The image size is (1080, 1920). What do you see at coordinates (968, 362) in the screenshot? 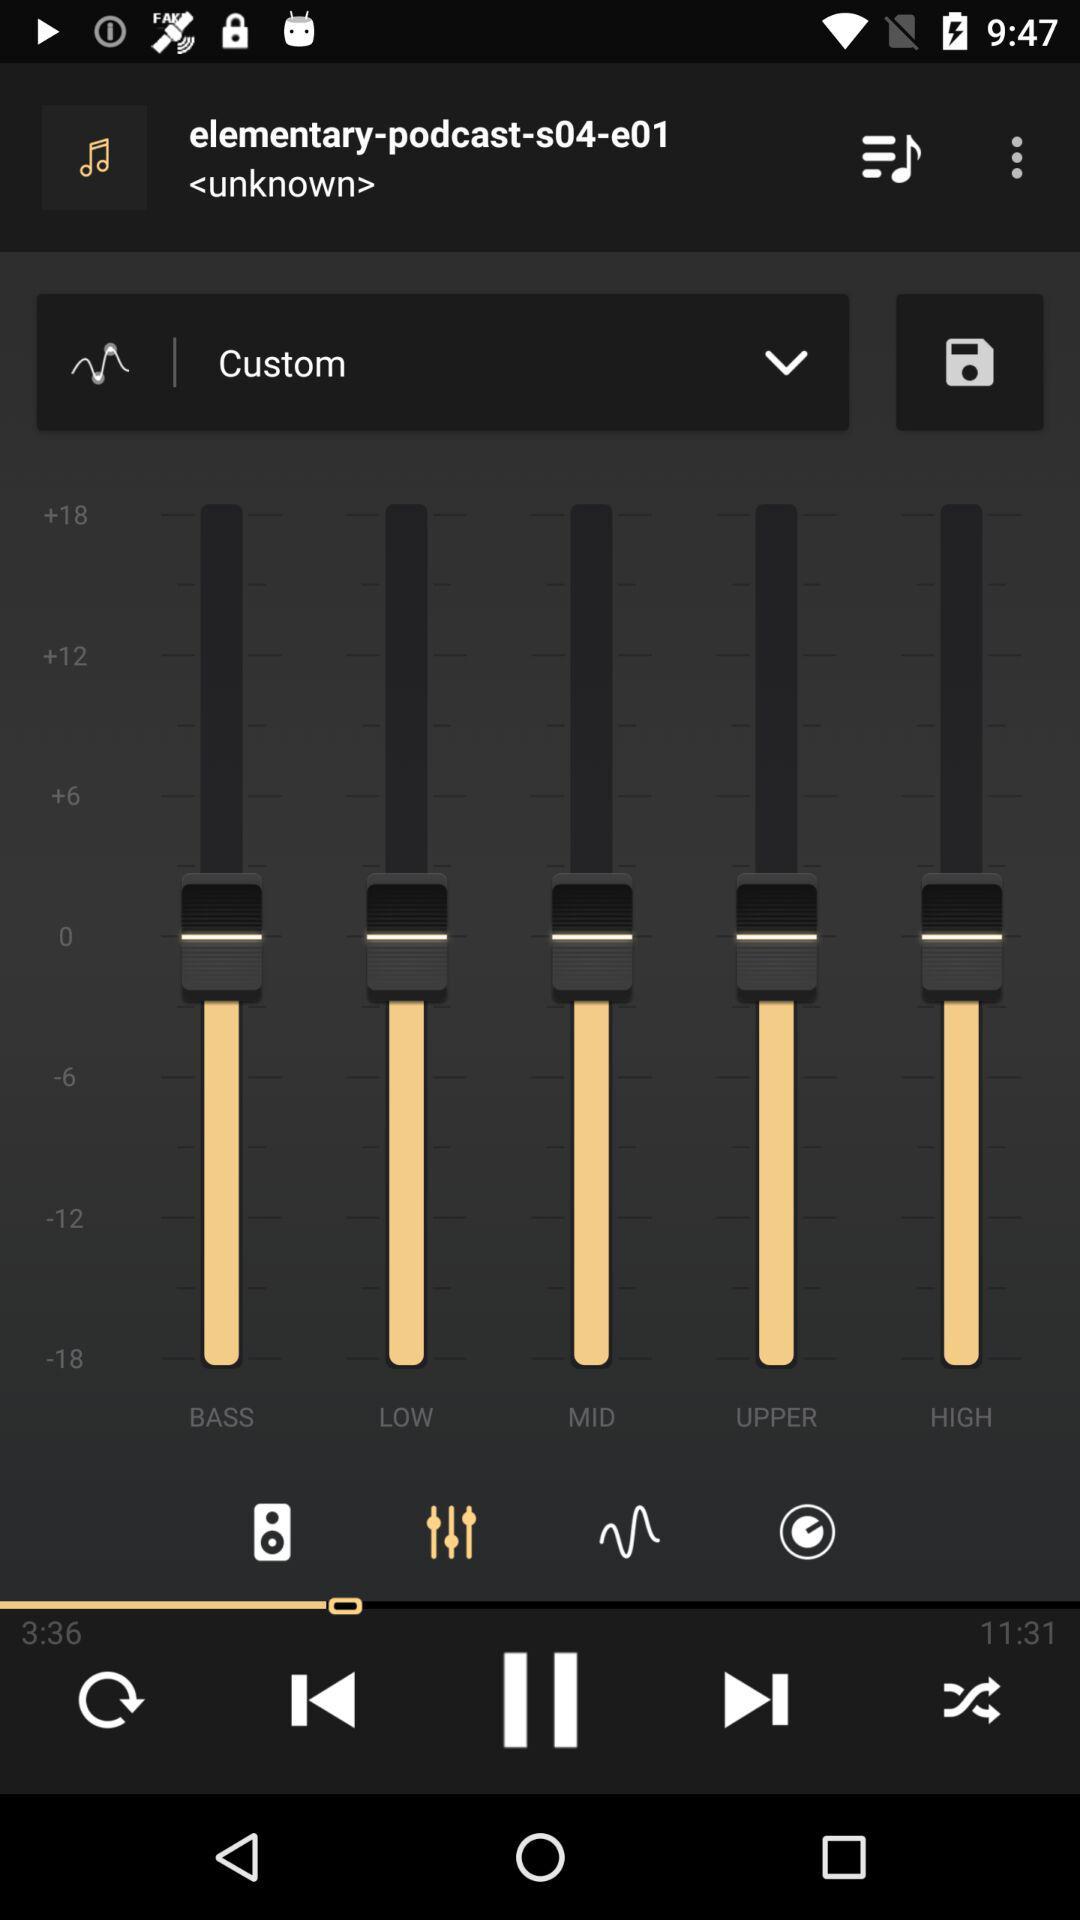
I see `the save icon` at bounding box center [968, 362].